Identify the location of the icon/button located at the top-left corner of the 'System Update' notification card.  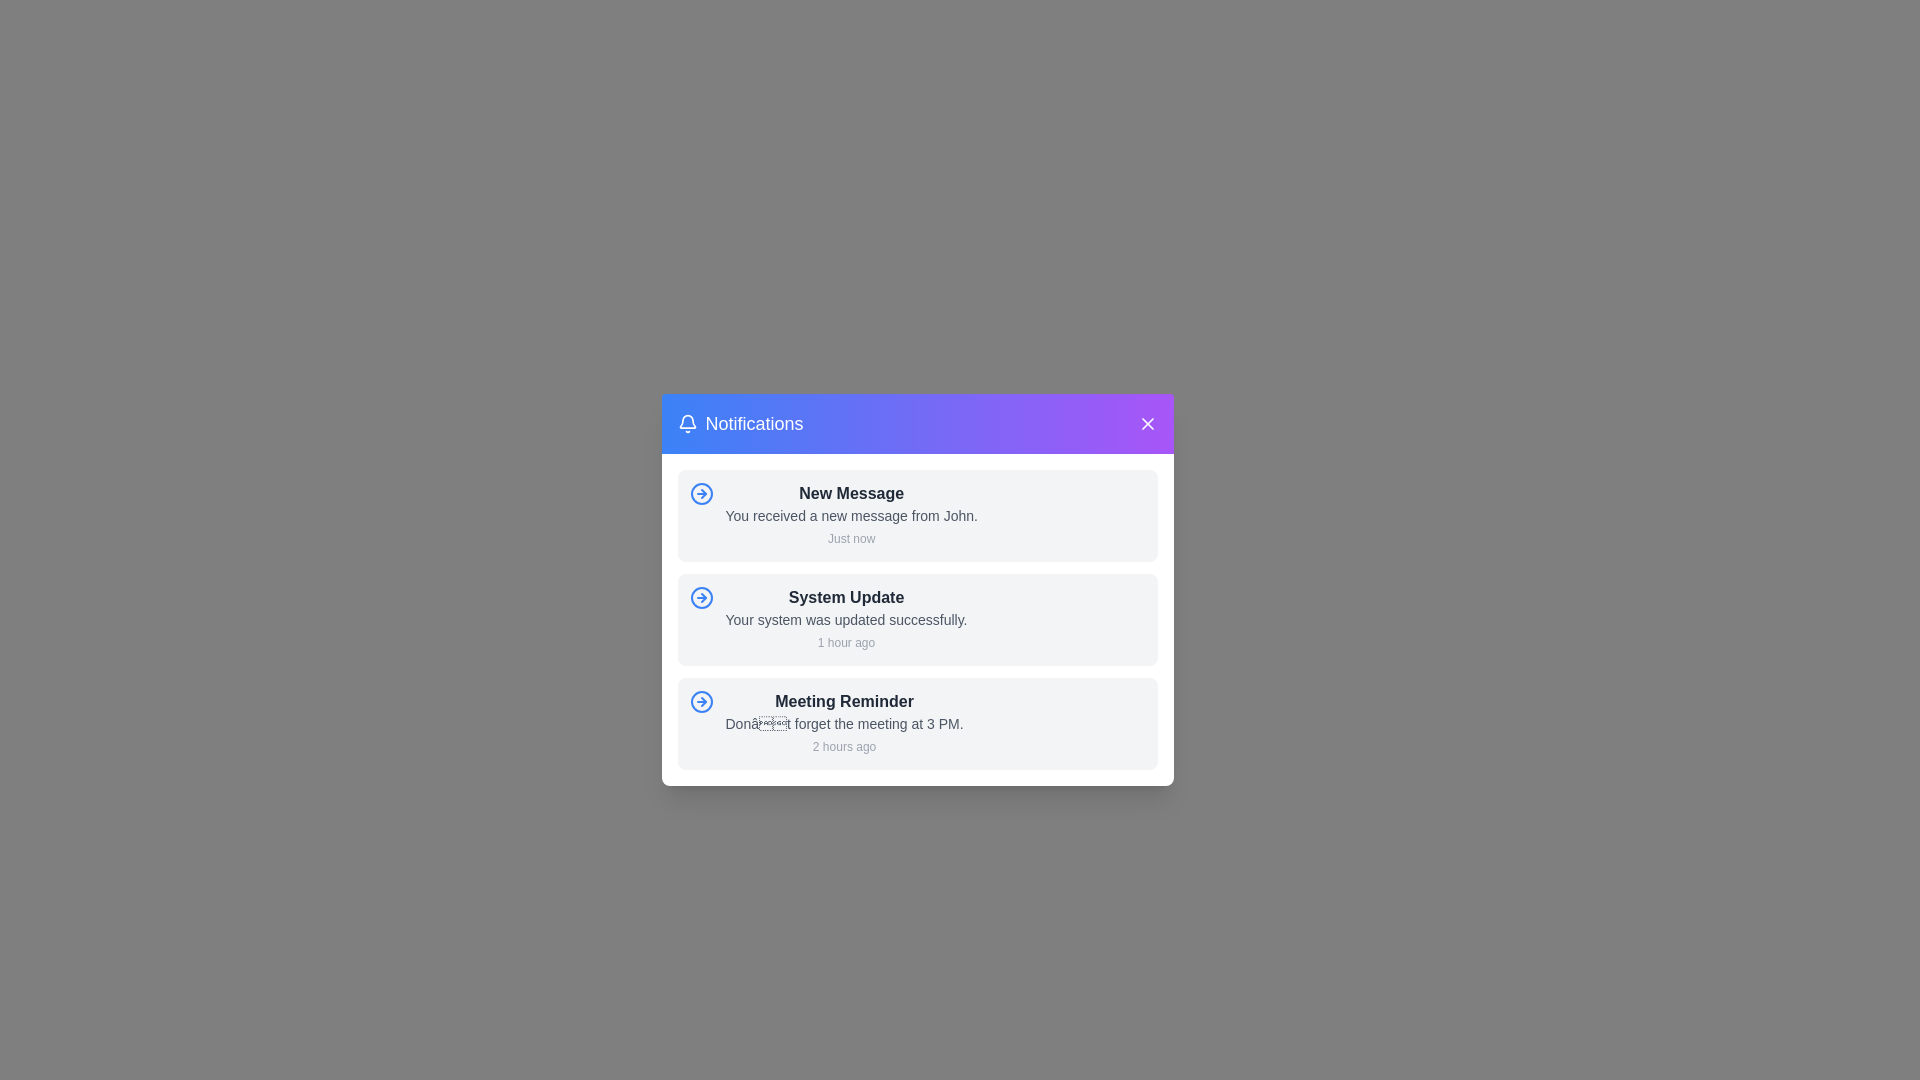
(701, 596).